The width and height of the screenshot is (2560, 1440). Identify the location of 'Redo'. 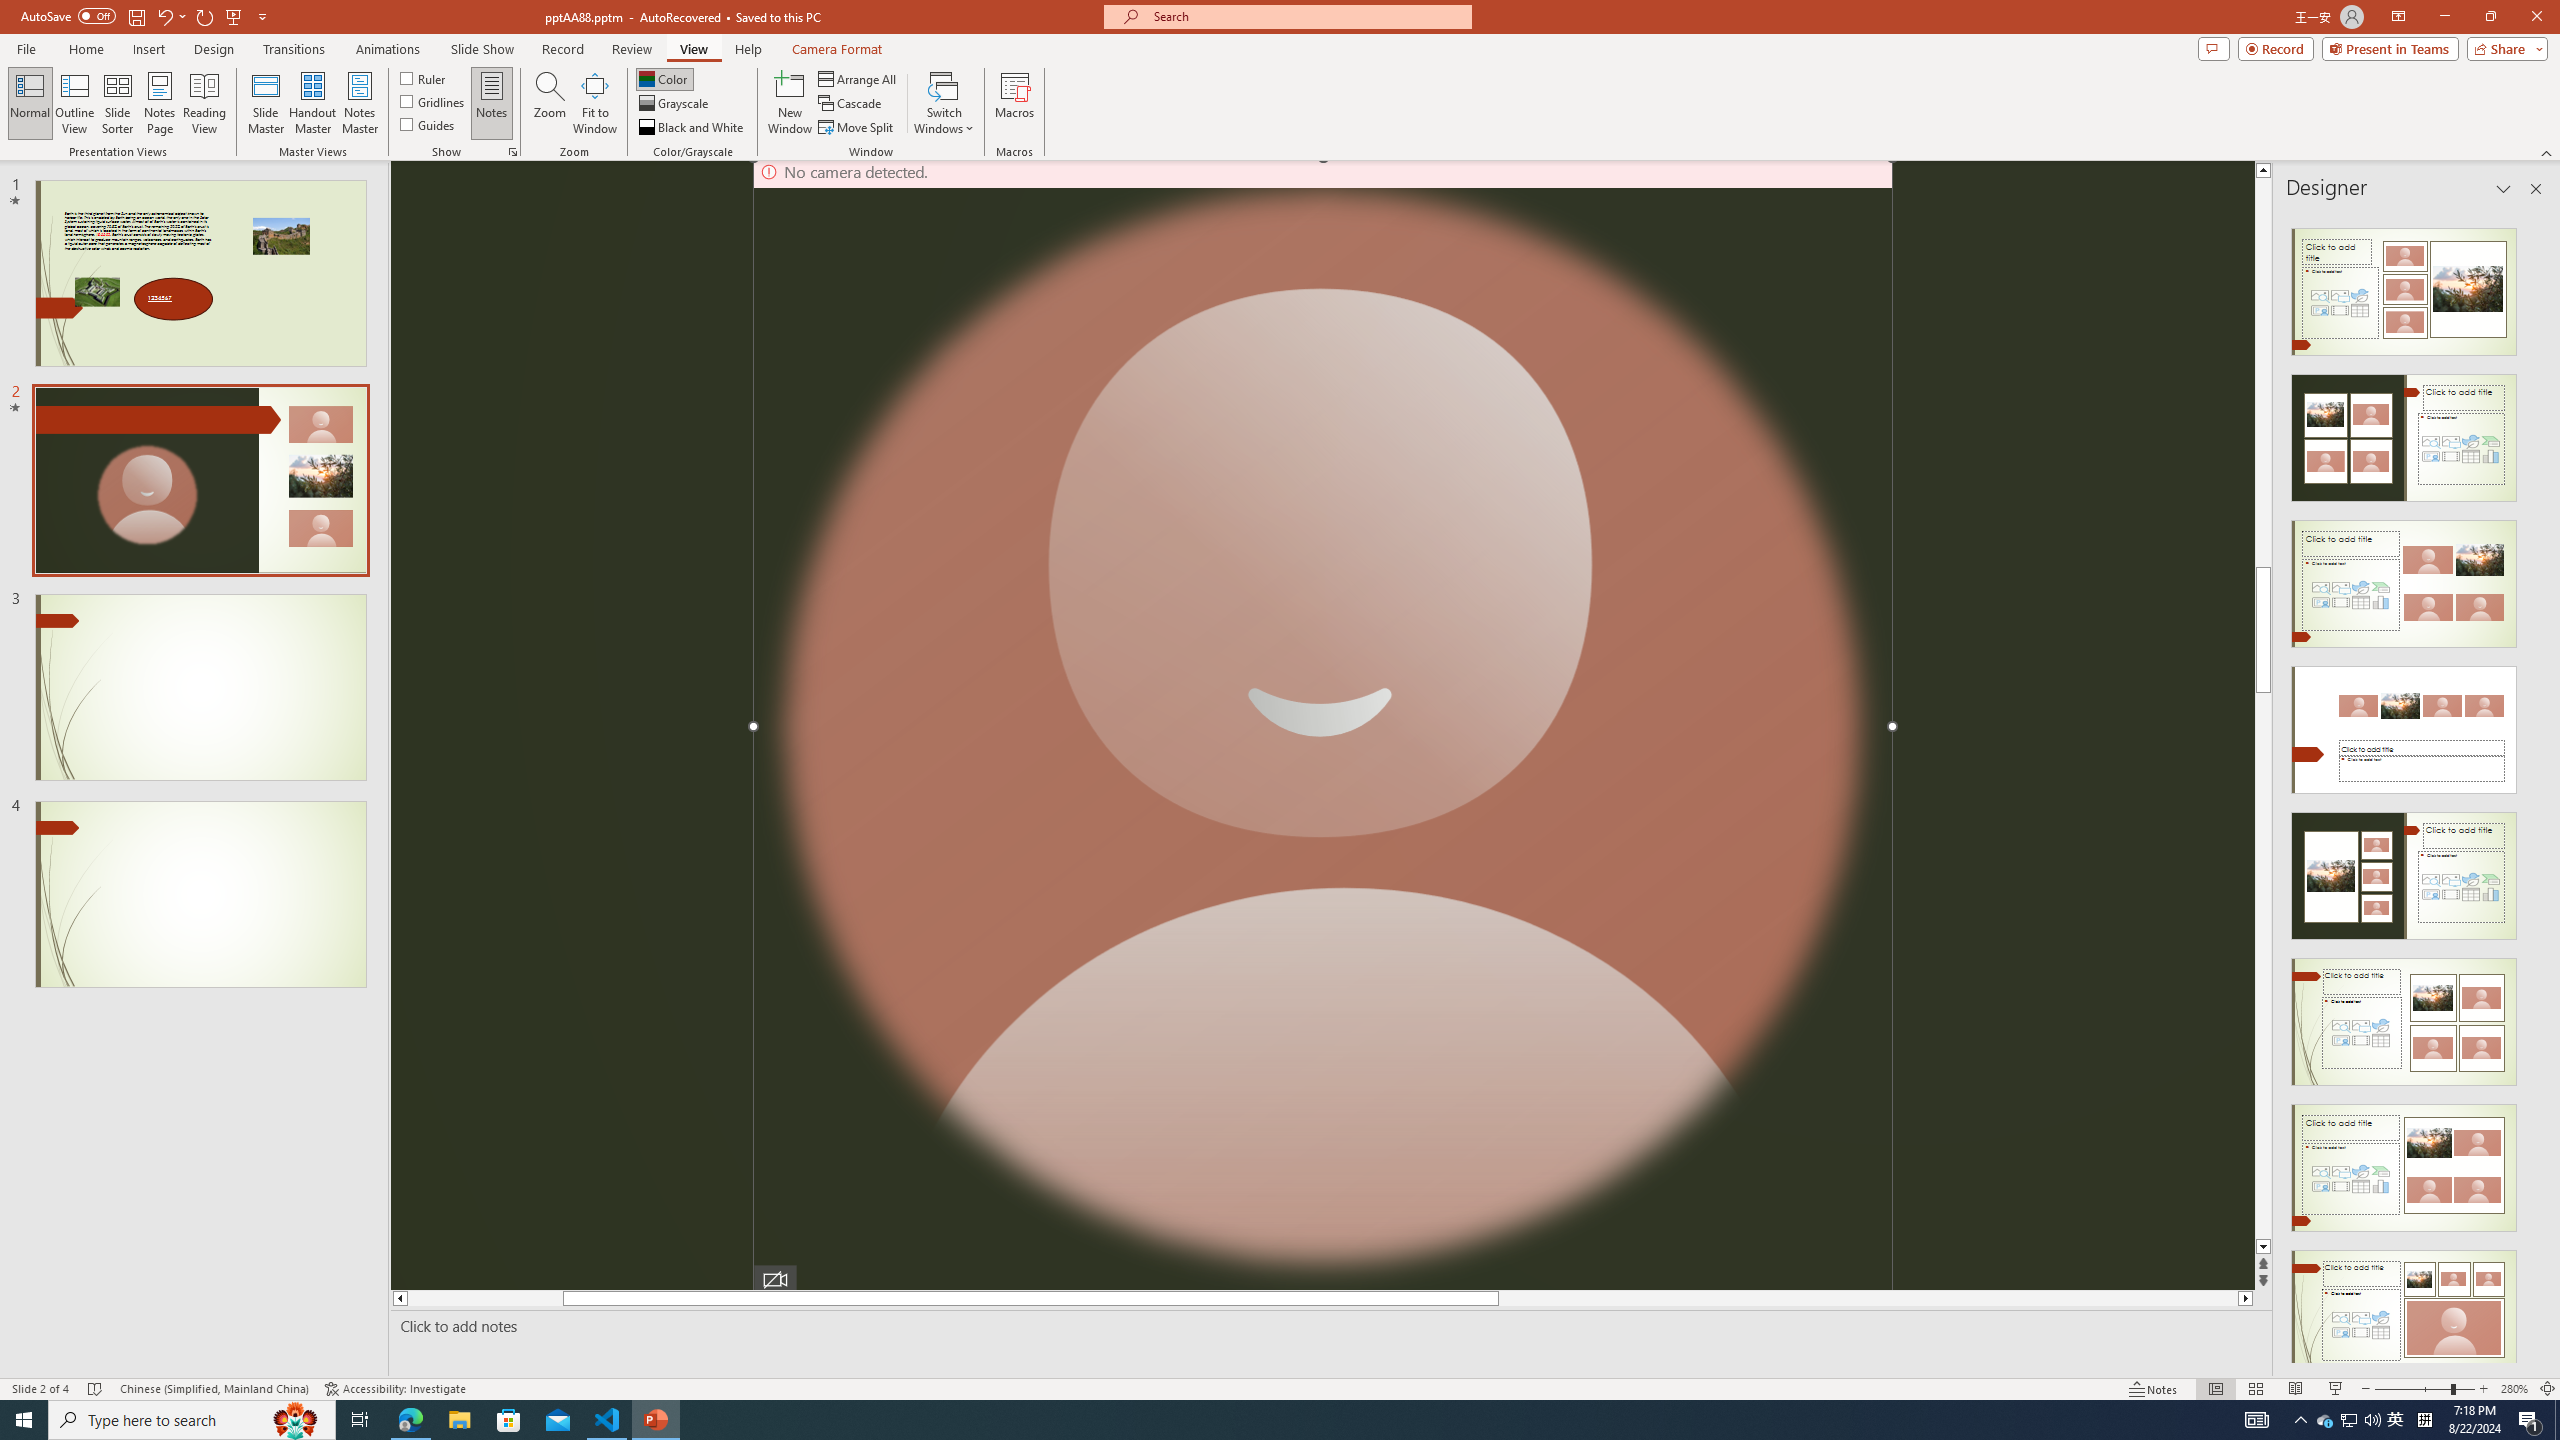
(205, 15).